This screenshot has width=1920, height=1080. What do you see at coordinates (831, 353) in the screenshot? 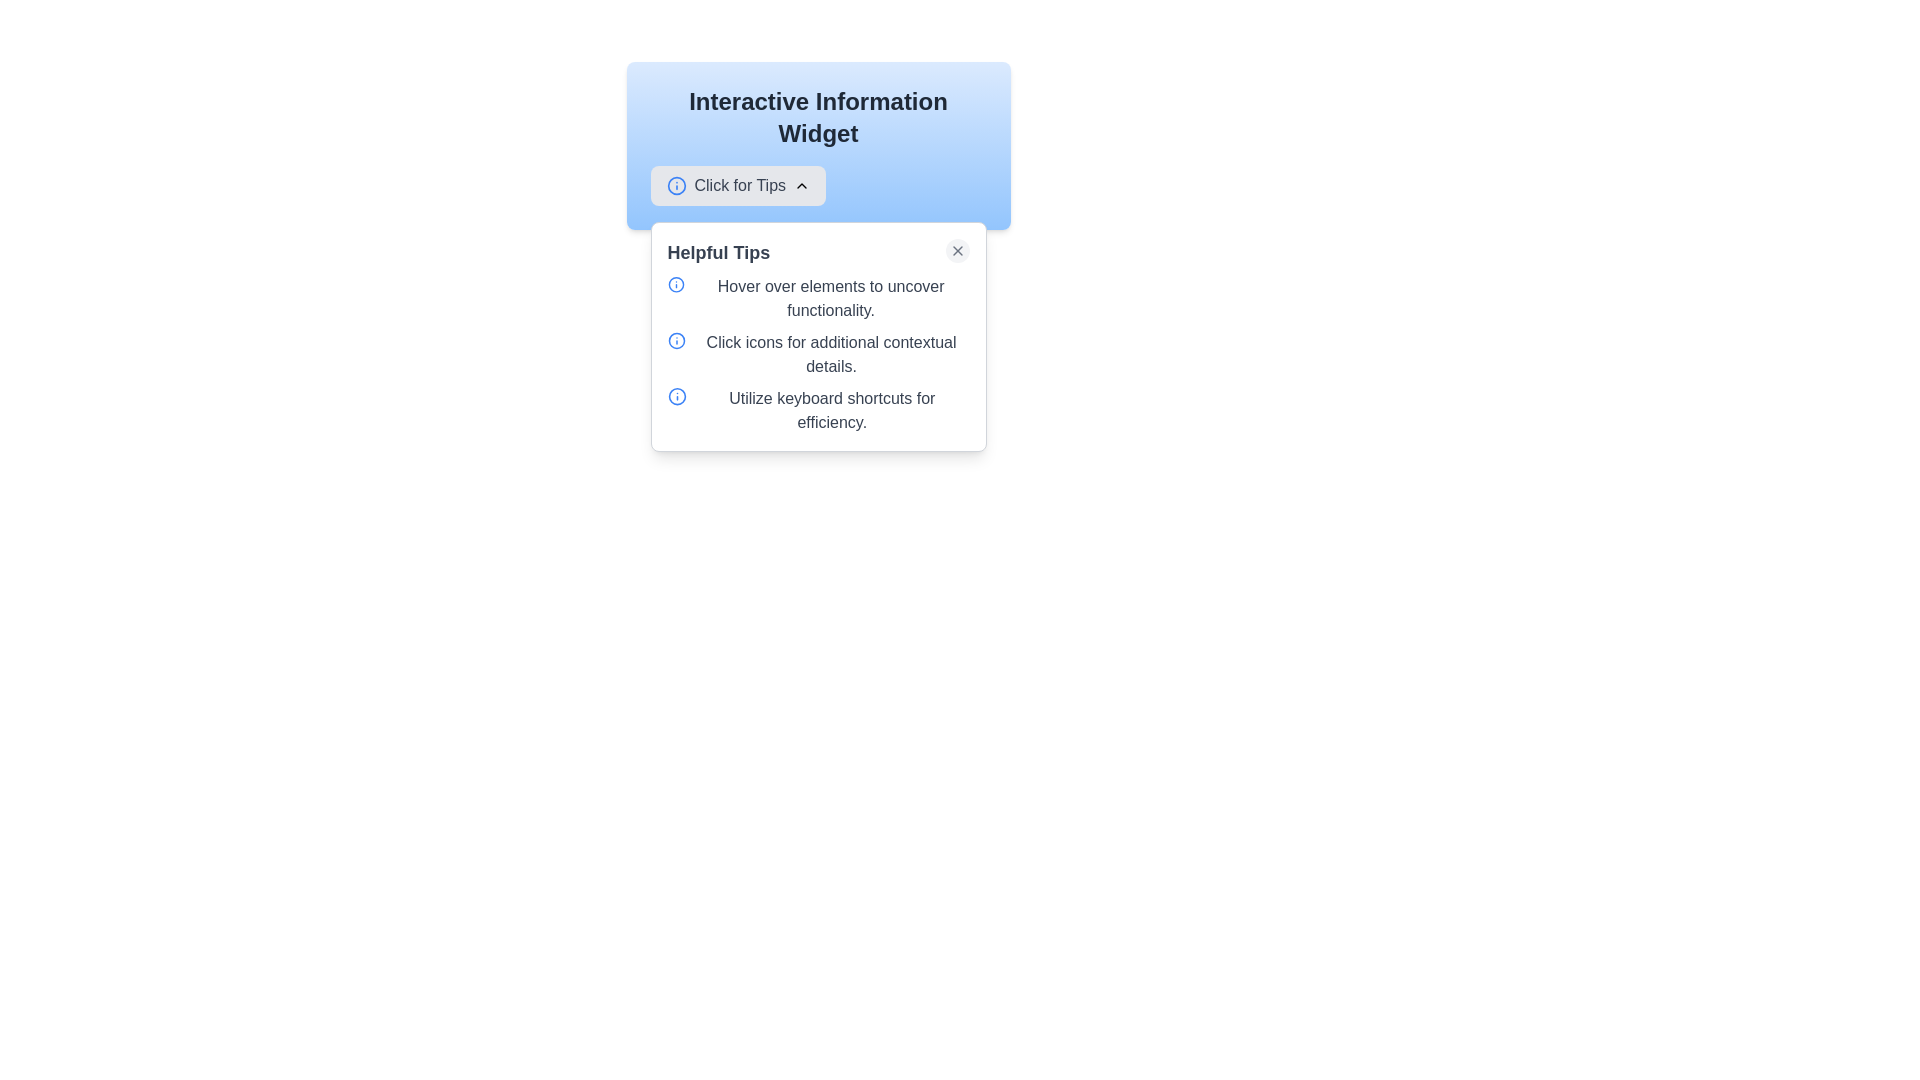
I see `the second text entry in the 'Helpful Tips' section that provides guidance on interaction methods involving icons for contextual details` at bounding box center [831, 353].